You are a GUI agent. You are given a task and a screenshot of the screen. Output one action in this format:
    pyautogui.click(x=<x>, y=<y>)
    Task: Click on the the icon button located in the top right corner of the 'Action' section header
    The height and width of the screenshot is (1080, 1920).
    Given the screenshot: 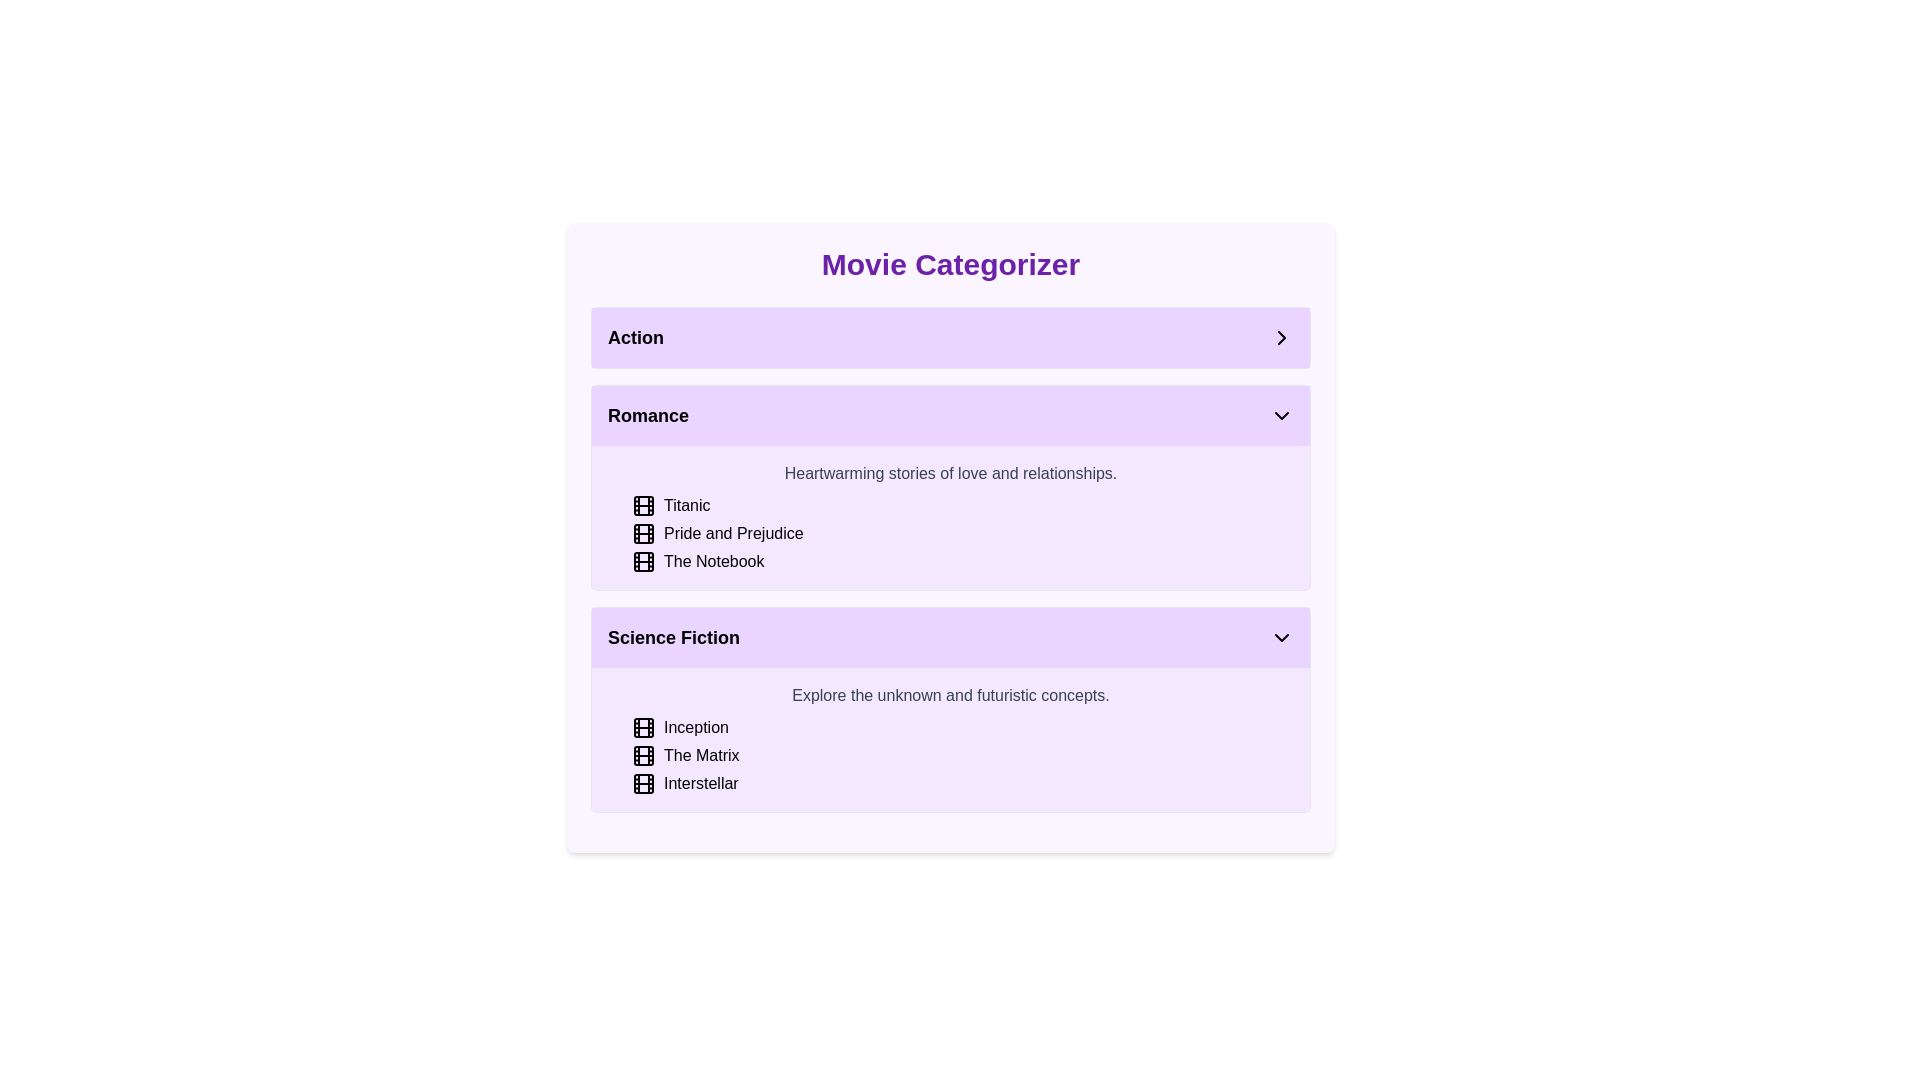 What is the action you would take?
    pyautogui.click(x=1281, y=337)
    